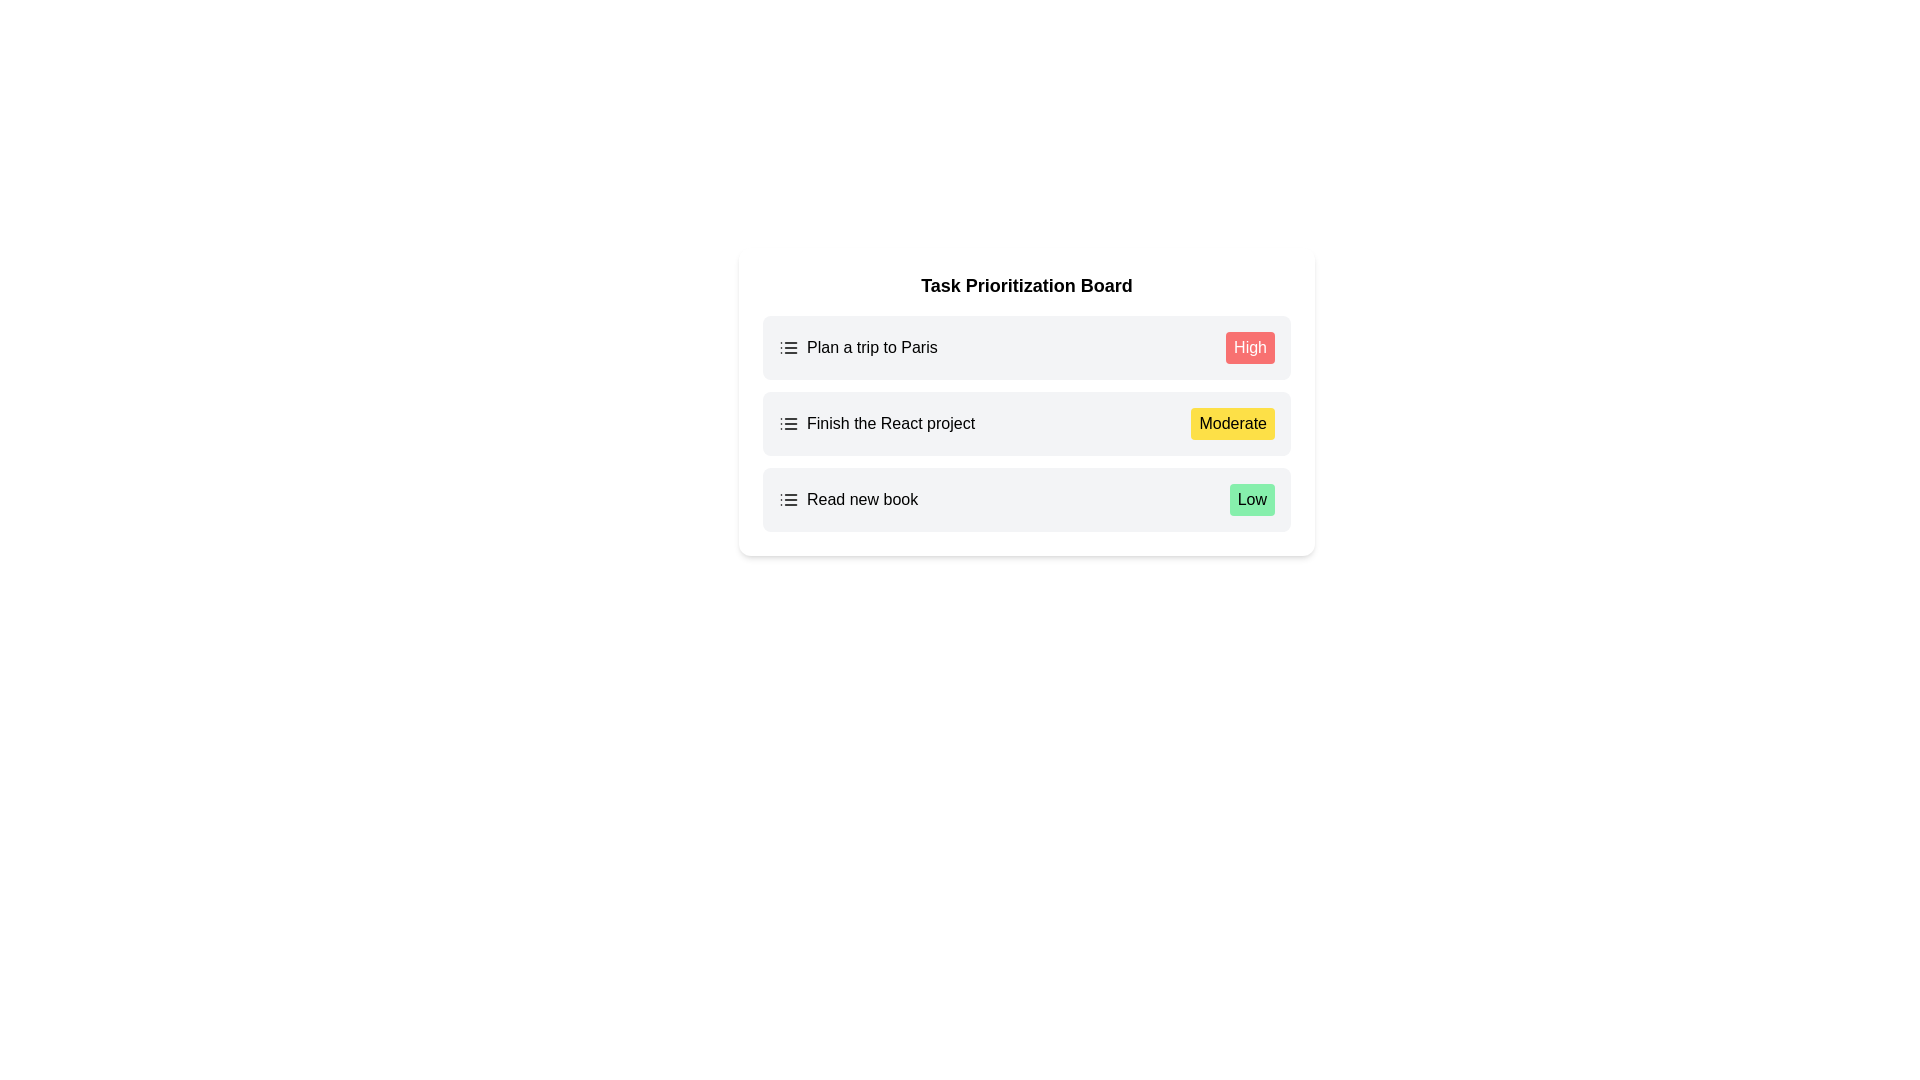  I want to click on the priority level indicator for the task 'Read new book', located on the right side of its row in the task prioritization board, so click(1251, 499).